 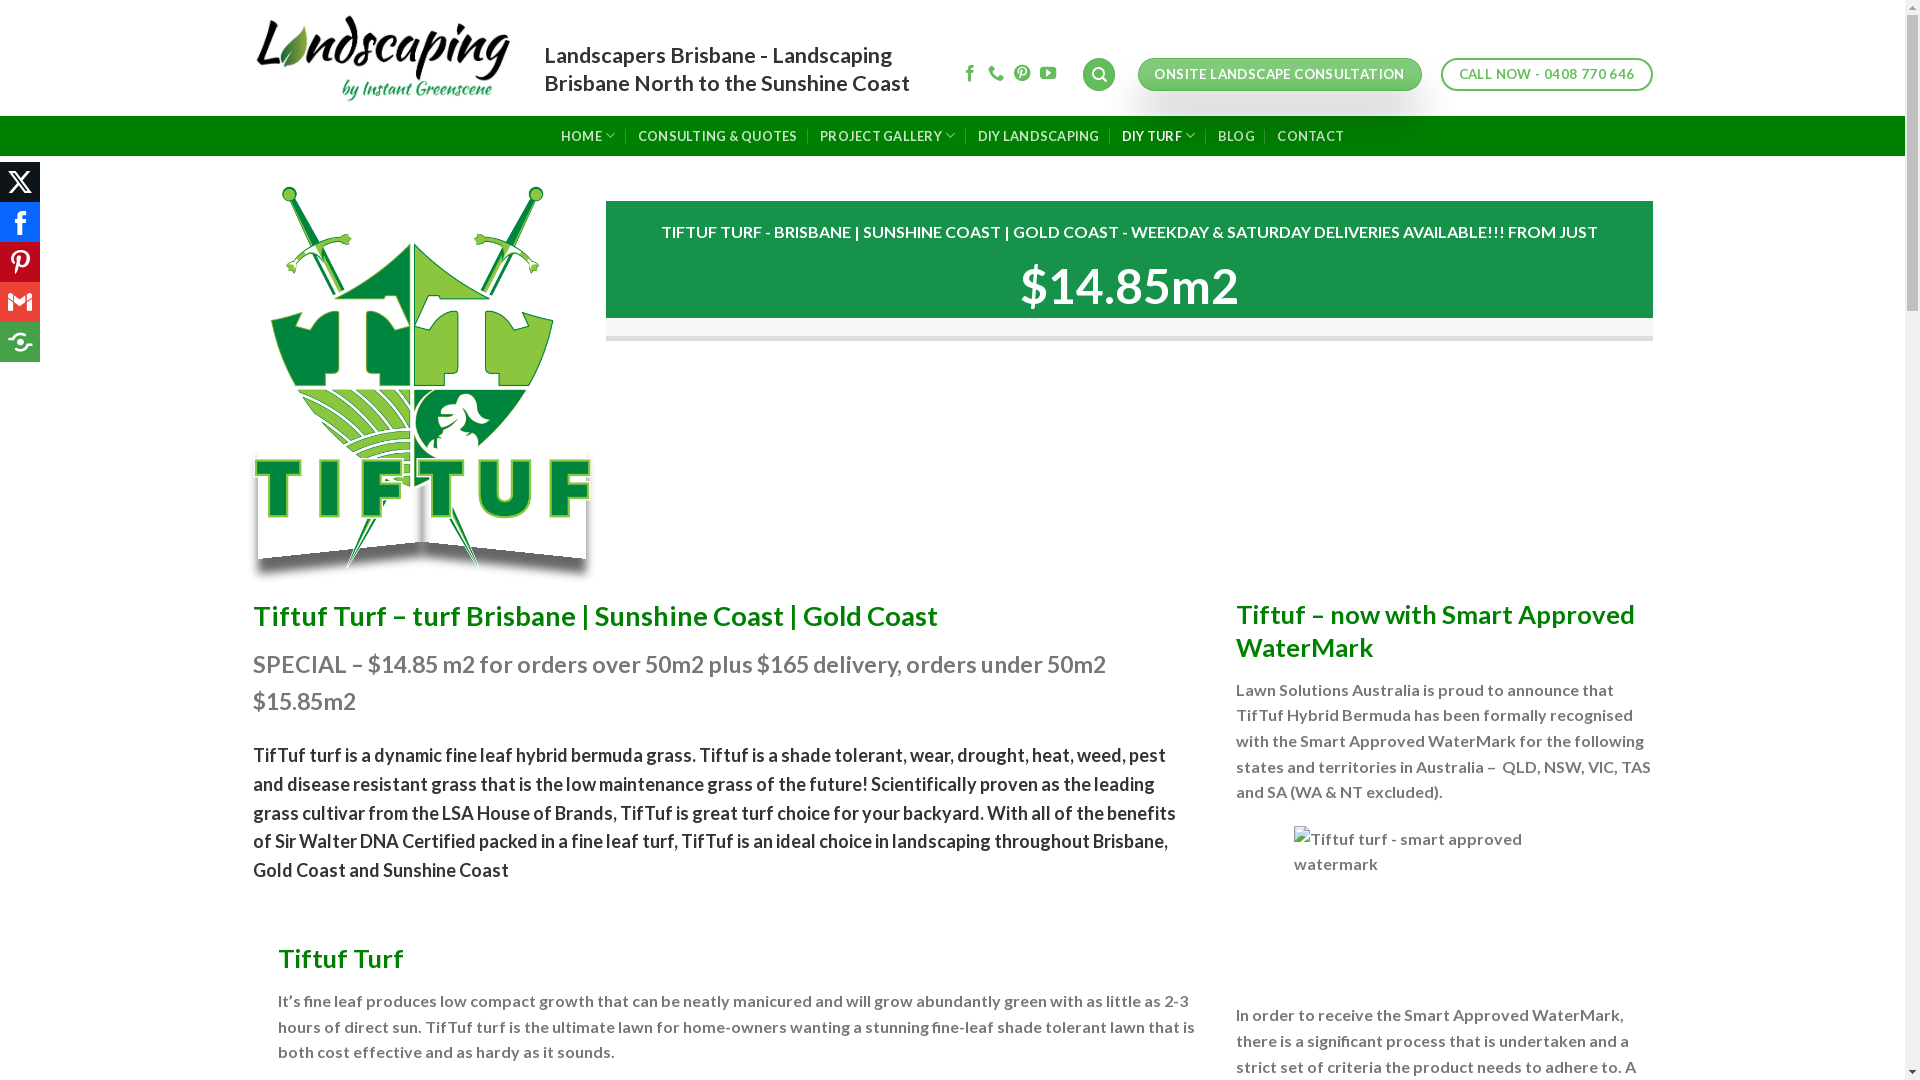 What do you see at coordinates (560, 135) in the screenshot?
I see `'HOME'` at bounding box center [560, 135].